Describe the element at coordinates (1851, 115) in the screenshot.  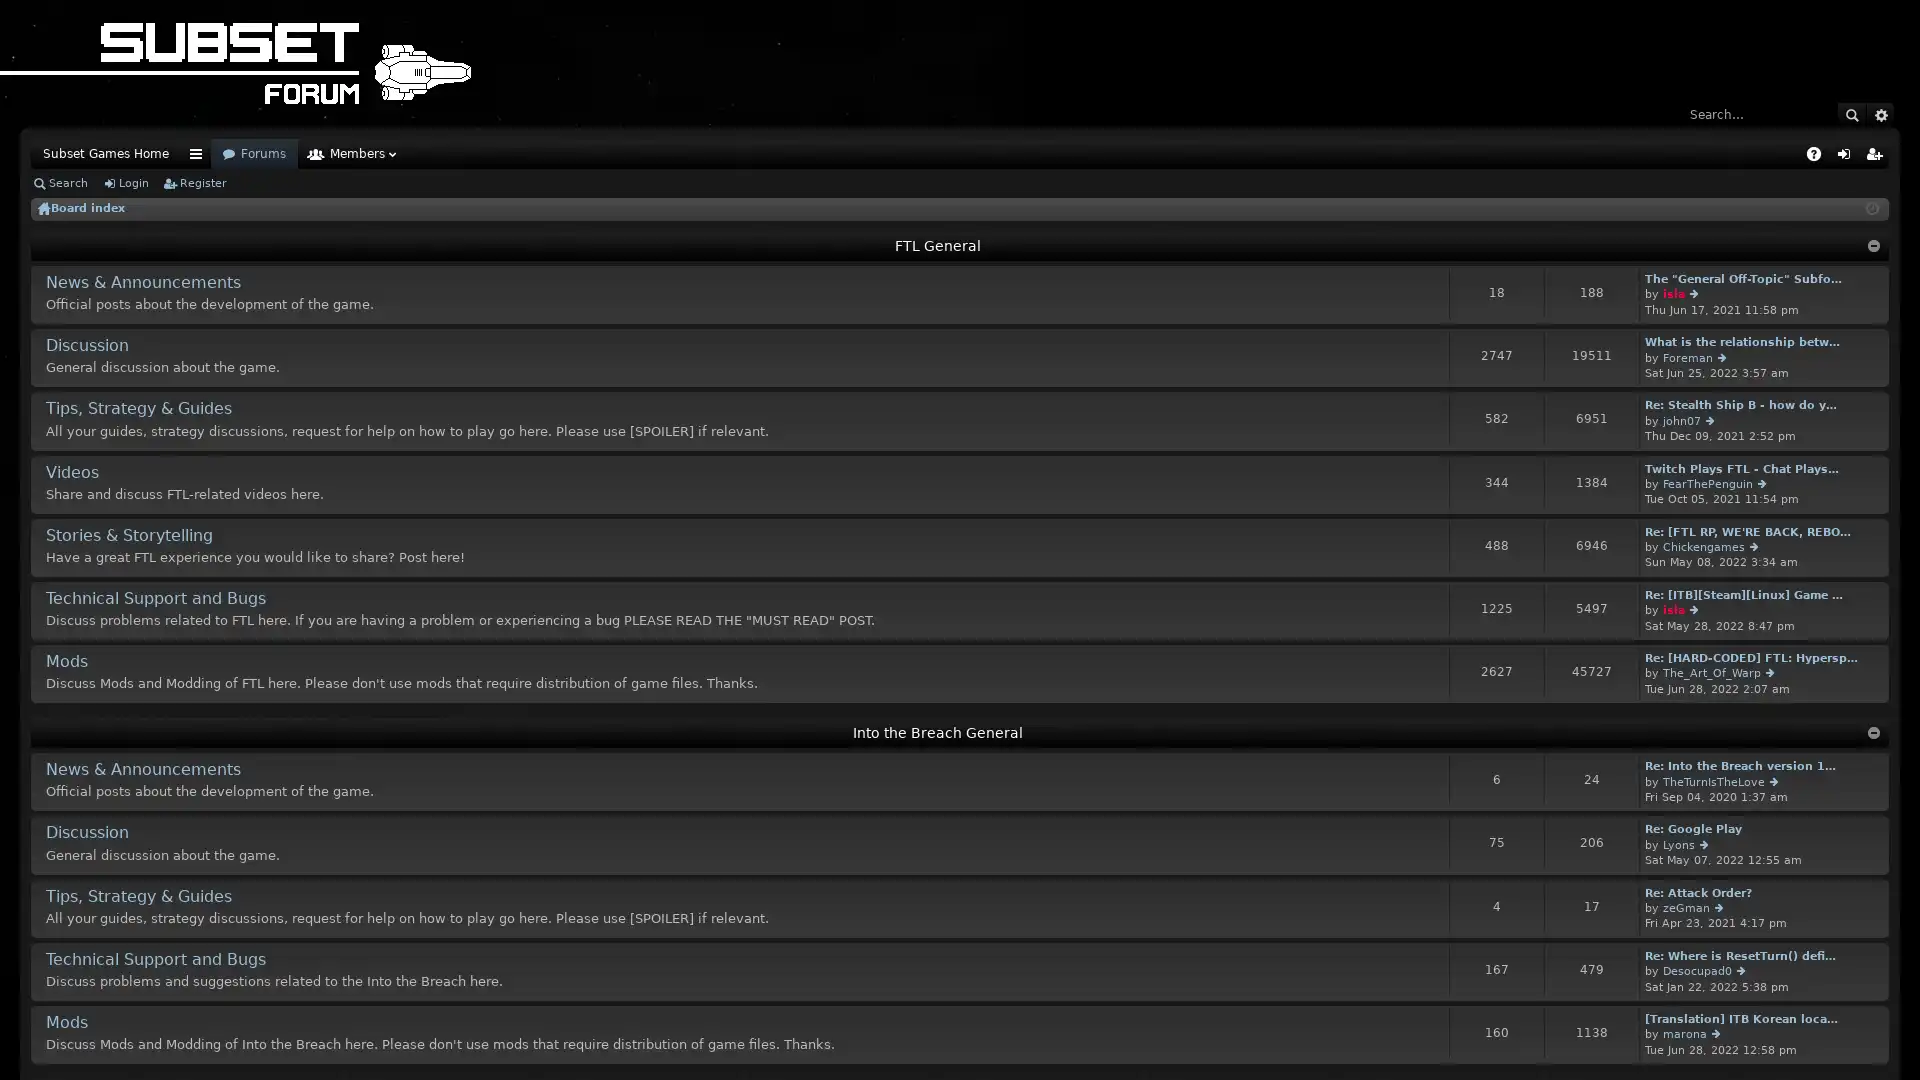
I see `Search` at that location.